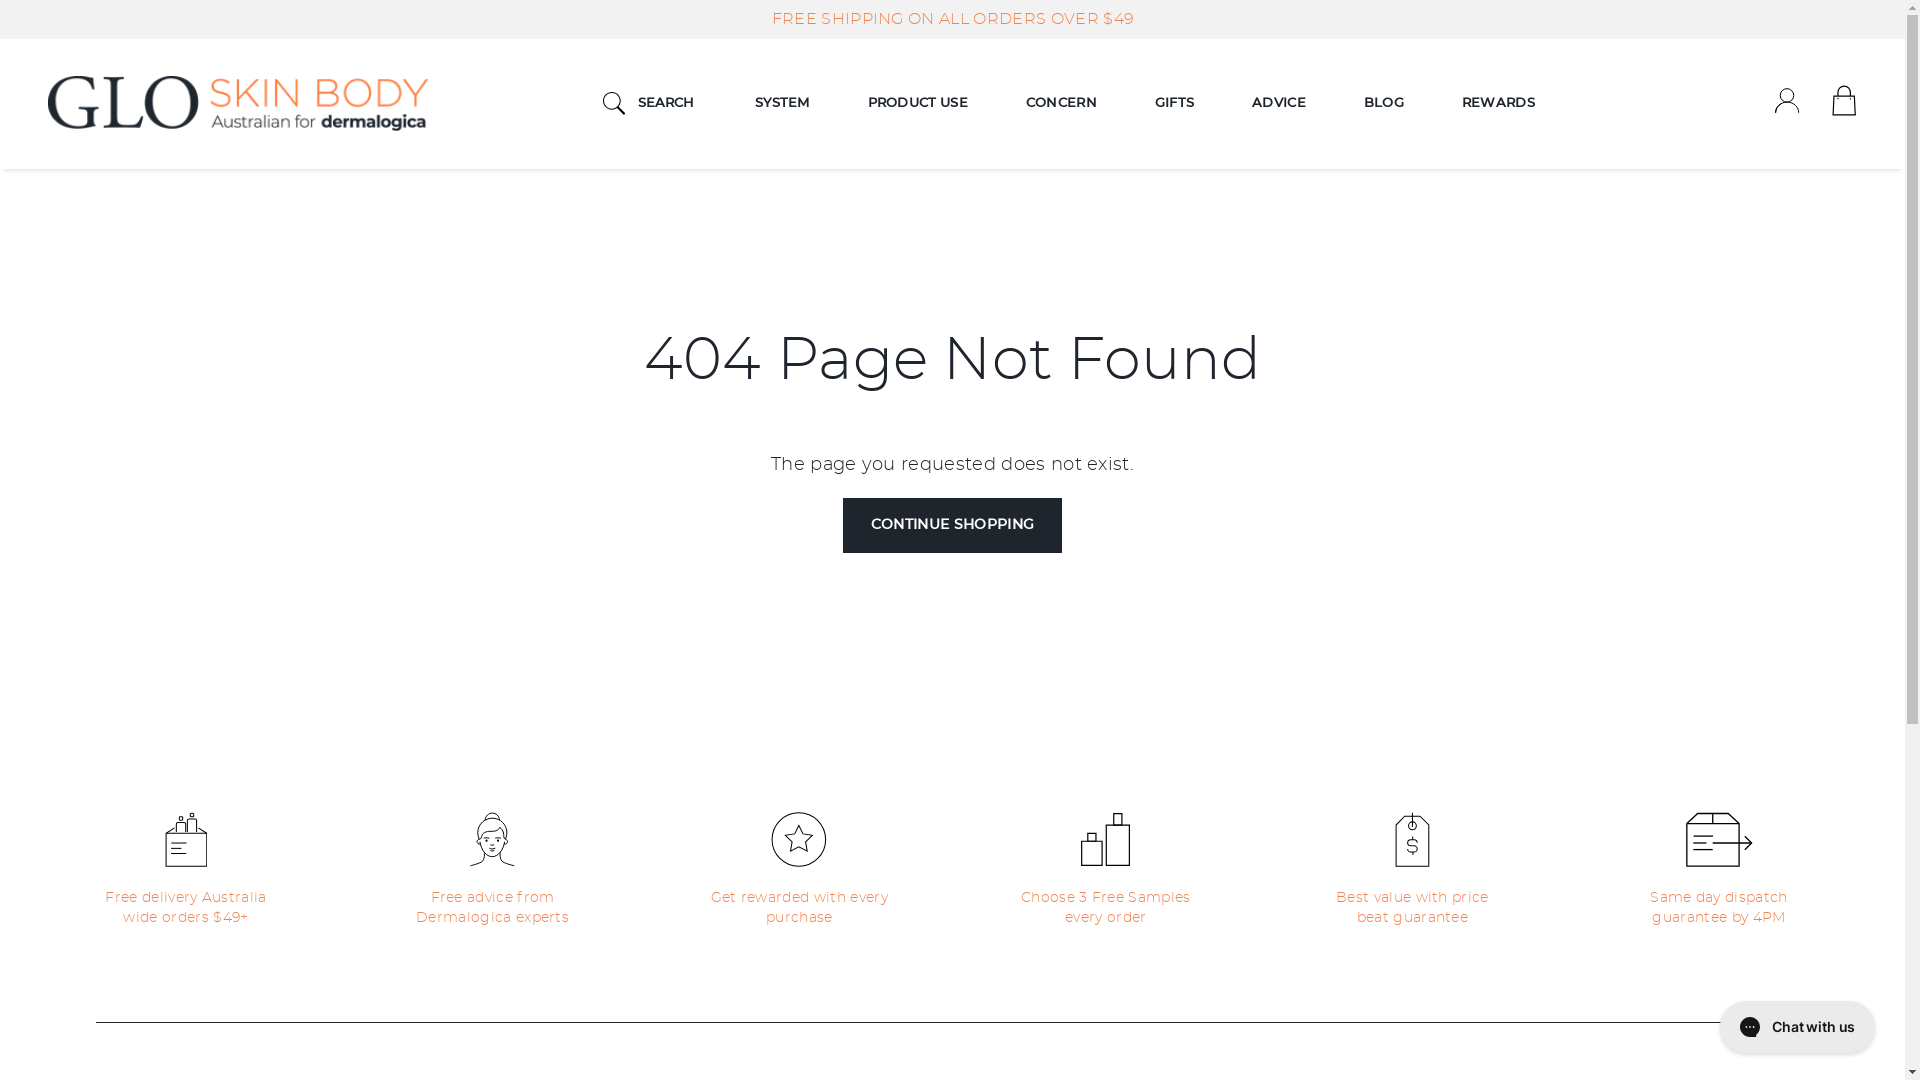 This screenshot has height=1080, width=1920. Describe the element at coordinates (648, 104) in the screenshot. I see `'SEARCH'` at that location.